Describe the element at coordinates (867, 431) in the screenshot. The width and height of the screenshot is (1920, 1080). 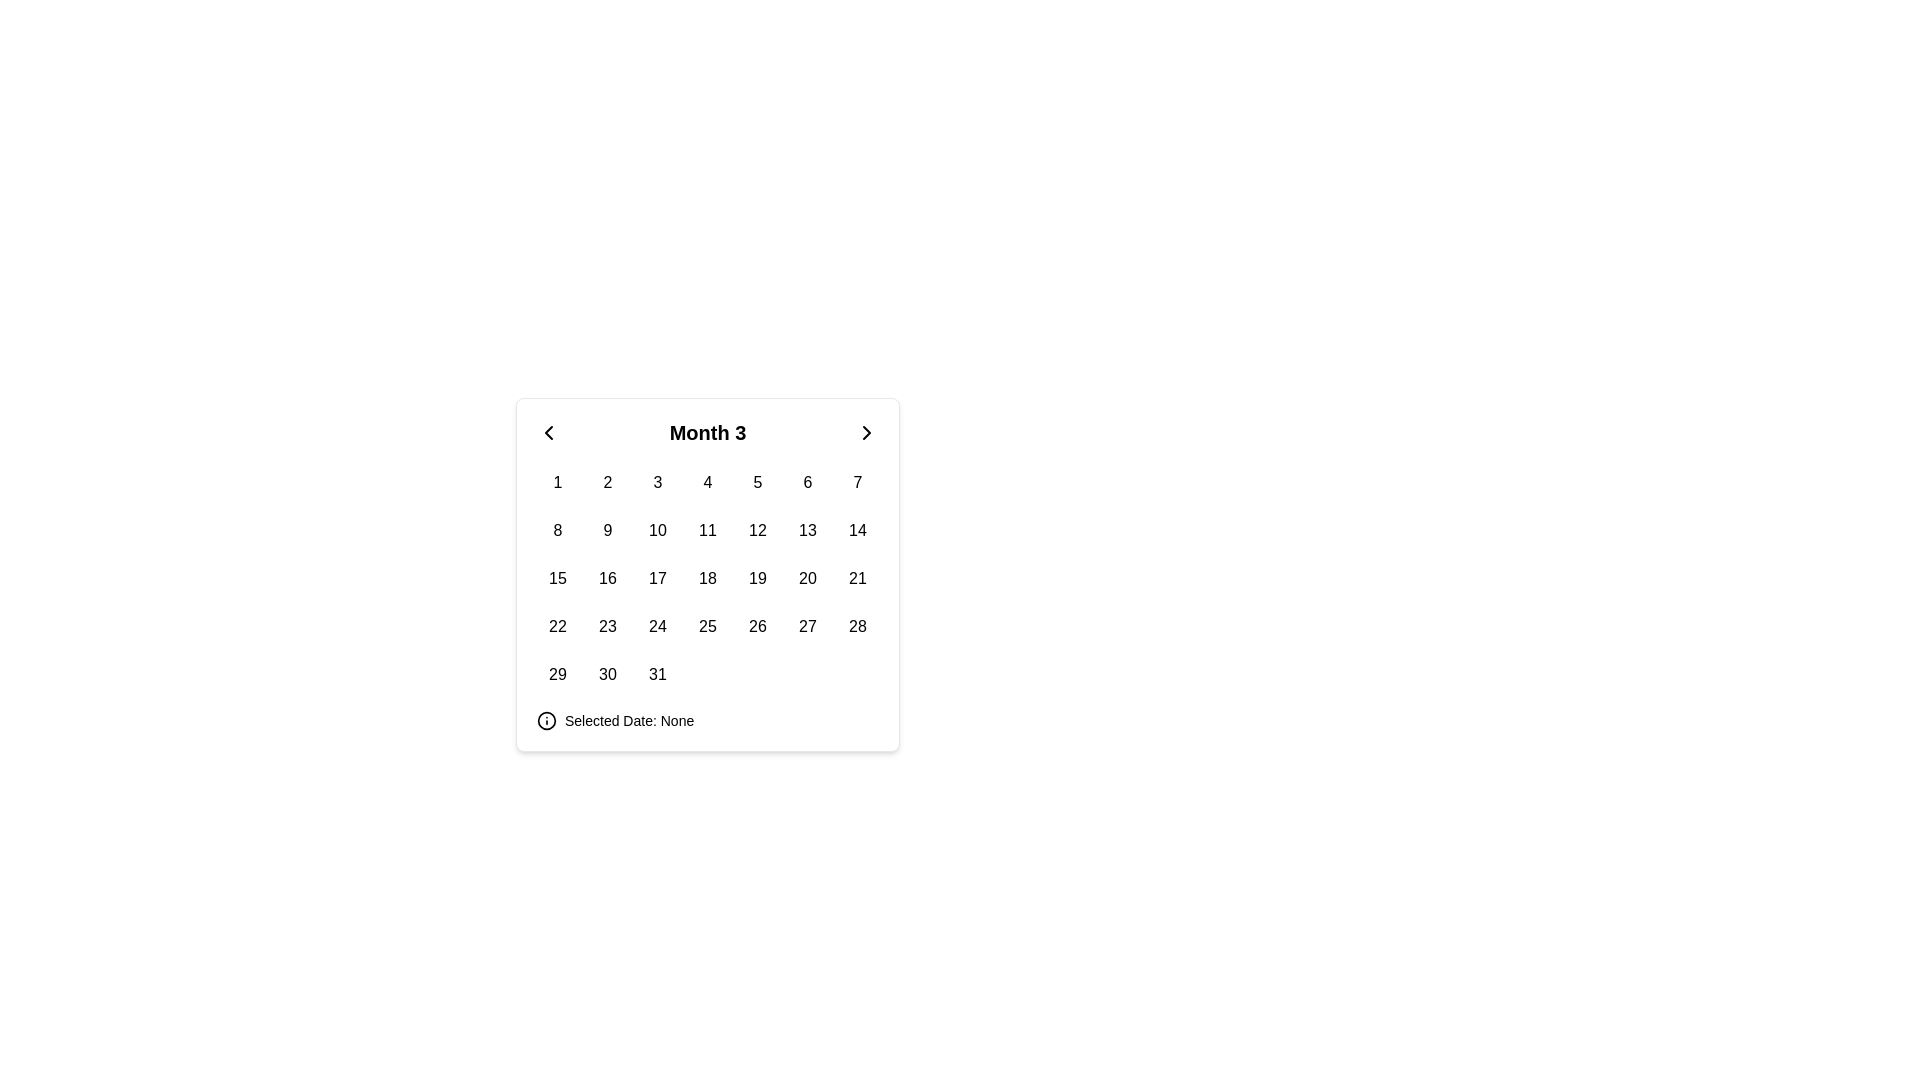
I see `the right chevron icon button located to the right of the 'Month 3' title in the header of the calendar widget` at that location.